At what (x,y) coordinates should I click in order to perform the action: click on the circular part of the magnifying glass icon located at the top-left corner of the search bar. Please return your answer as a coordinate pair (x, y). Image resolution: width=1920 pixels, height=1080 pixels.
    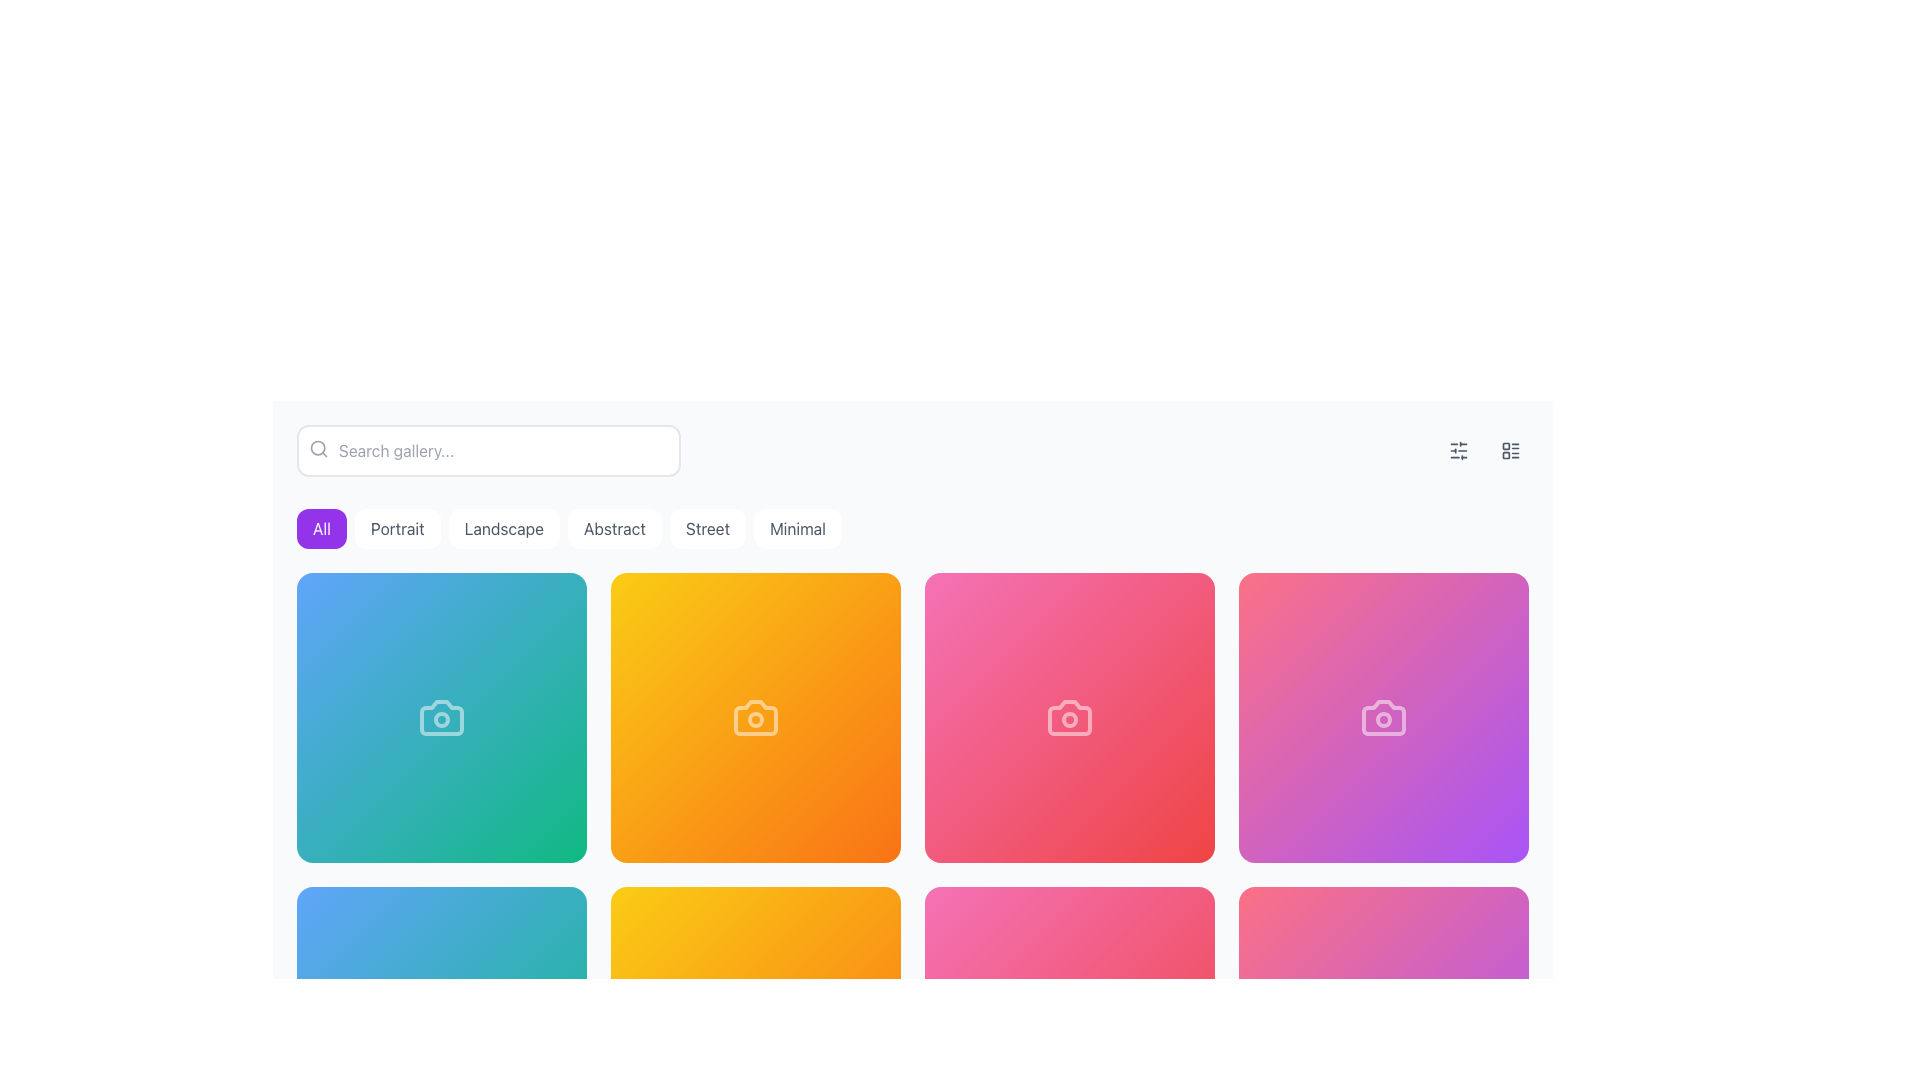
    Looking at the image, I should click on (317, 447).